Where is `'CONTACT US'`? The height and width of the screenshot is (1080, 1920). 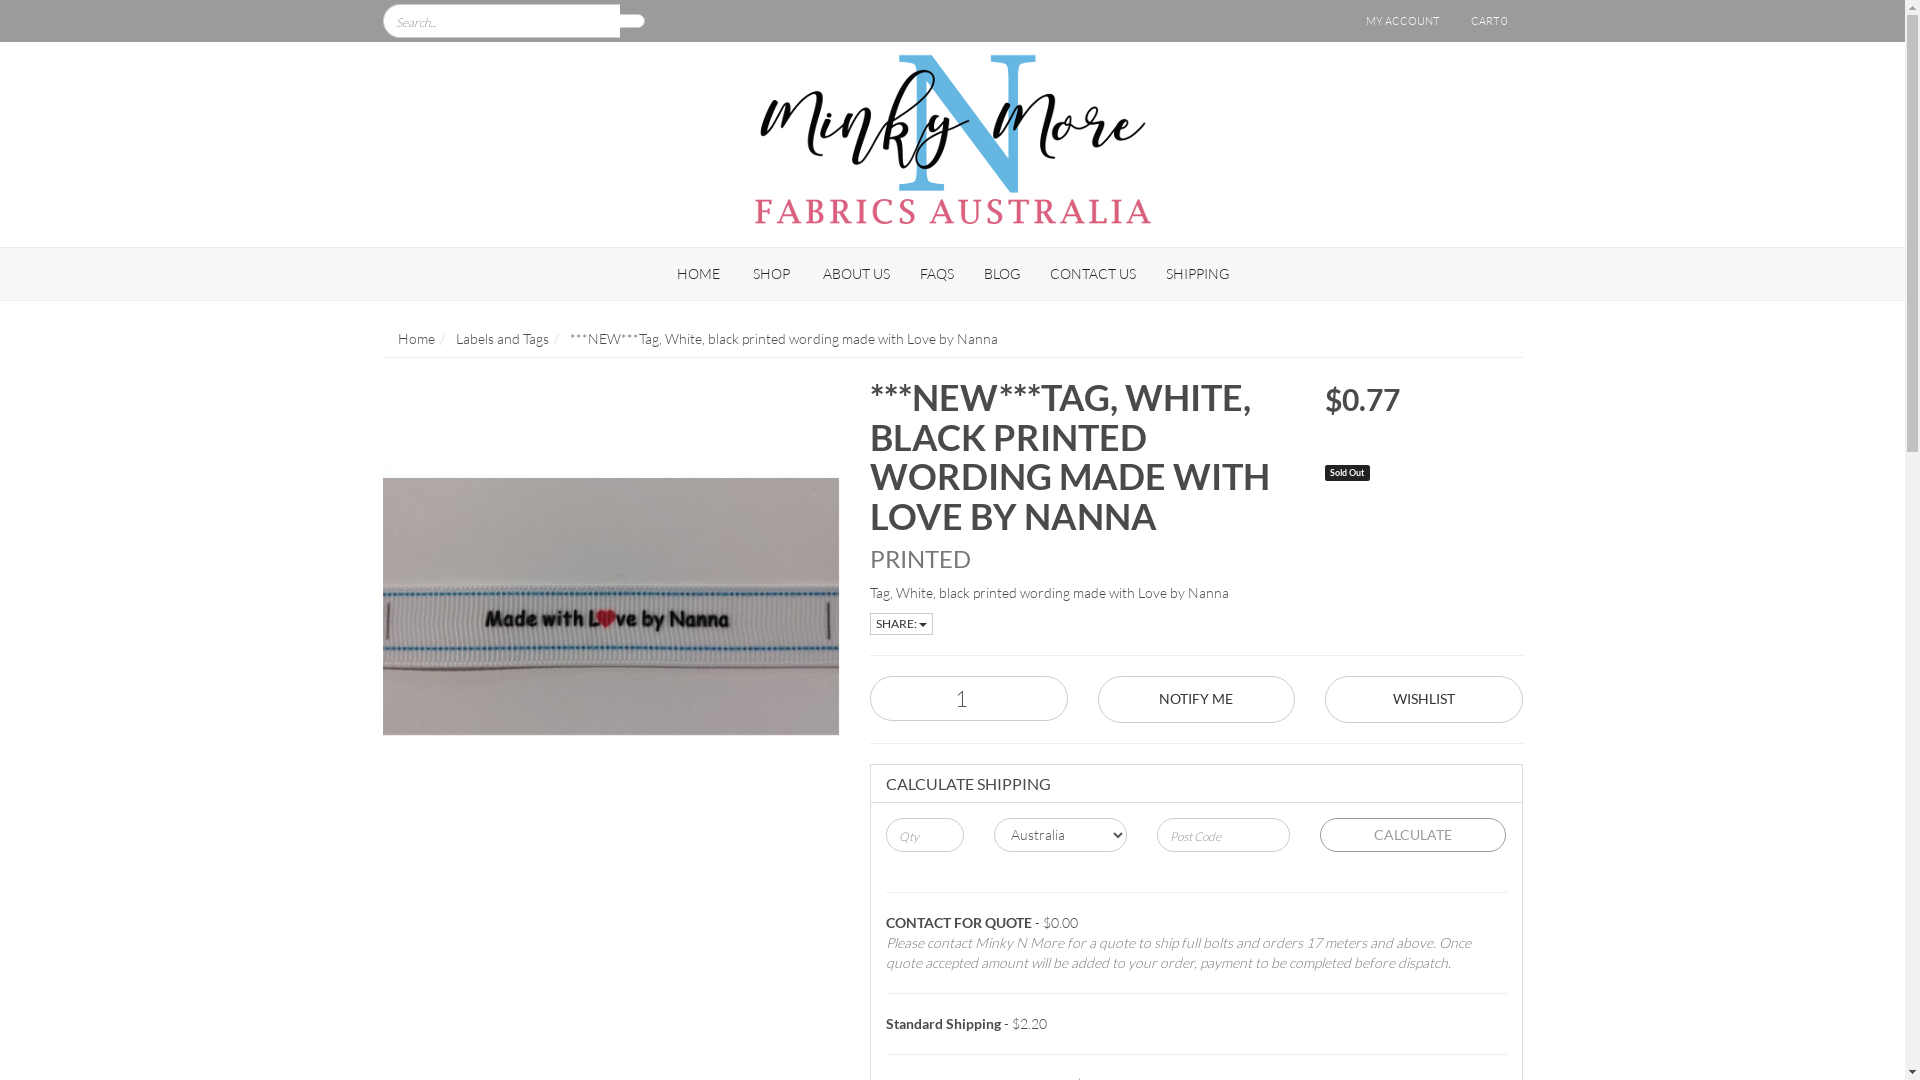 'CONTACT US' is located at coordinates (1091, 273).